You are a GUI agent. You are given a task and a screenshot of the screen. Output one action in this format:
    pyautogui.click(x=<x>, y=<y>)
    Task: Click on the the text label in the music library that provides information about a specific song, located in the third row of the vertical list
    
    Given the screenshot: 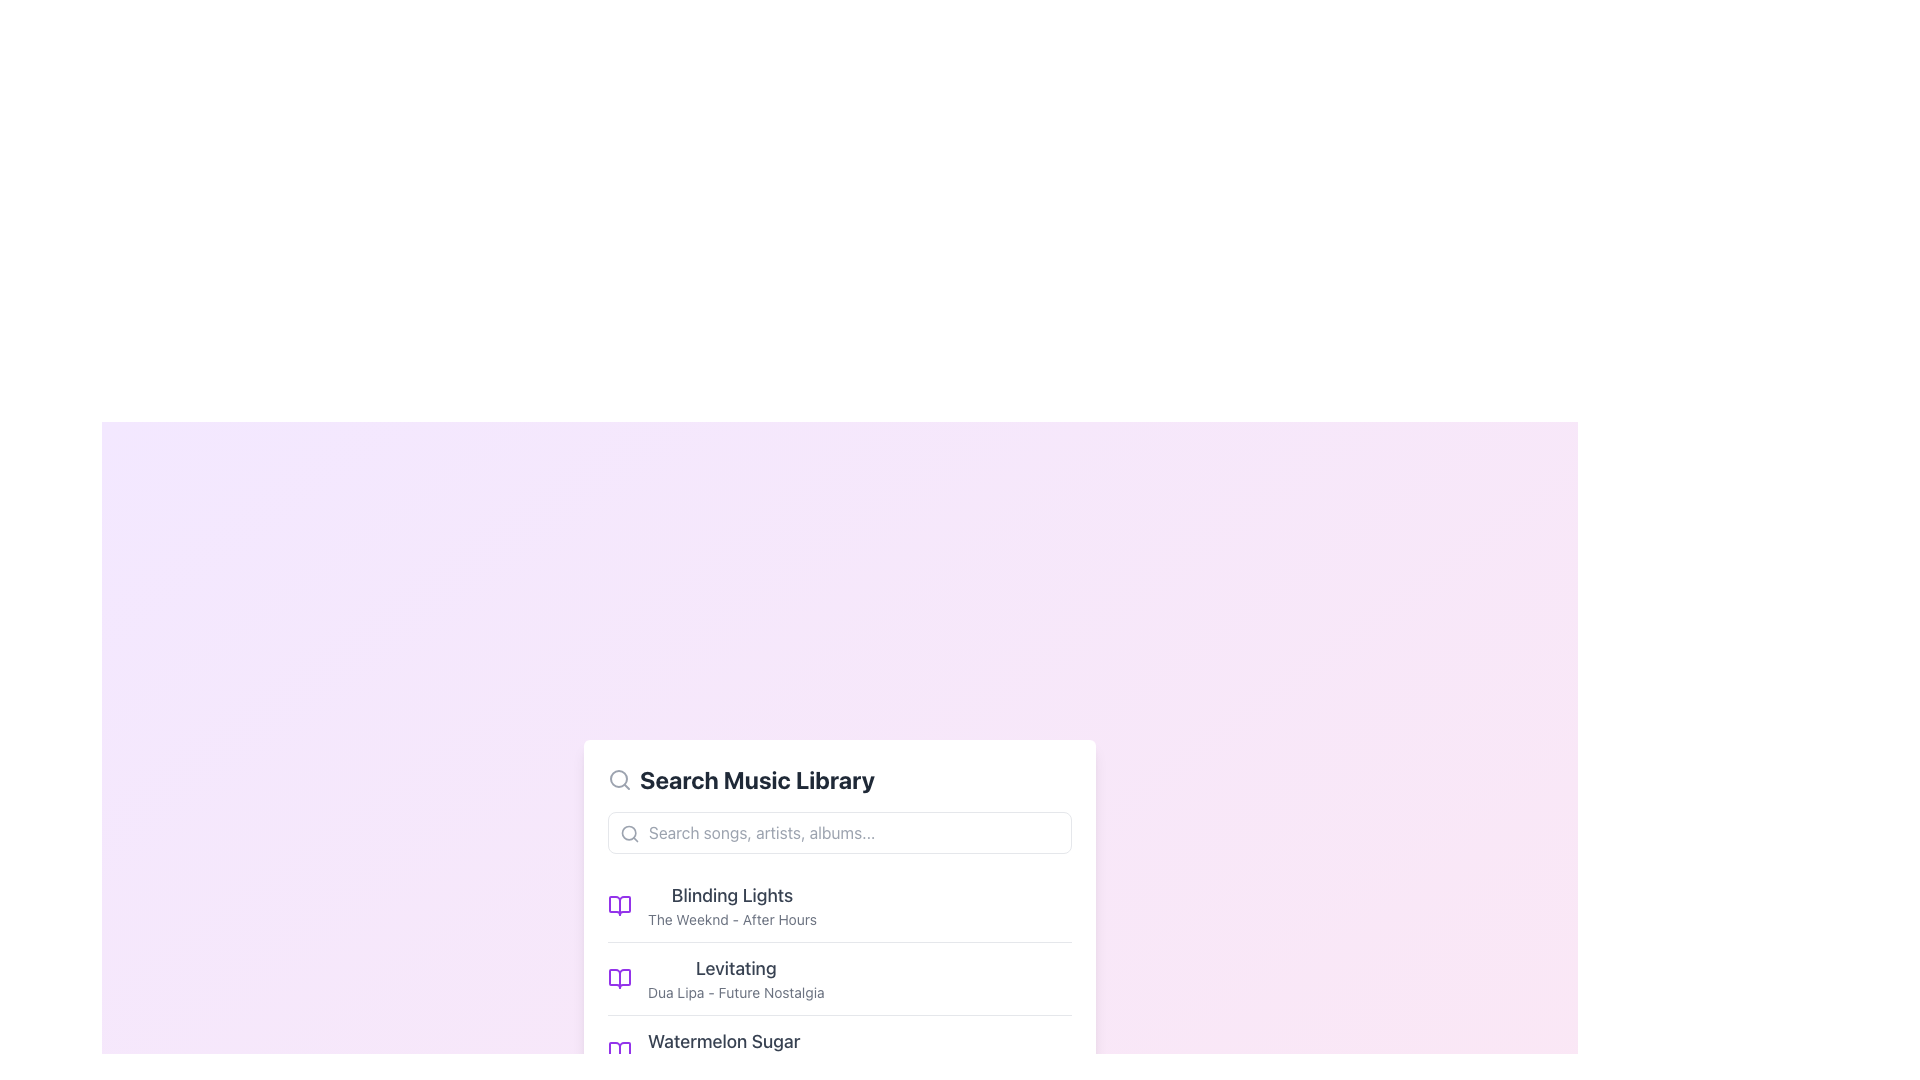 What is the action you would take?
    pyautogui.click(x=723, y=1050)
    